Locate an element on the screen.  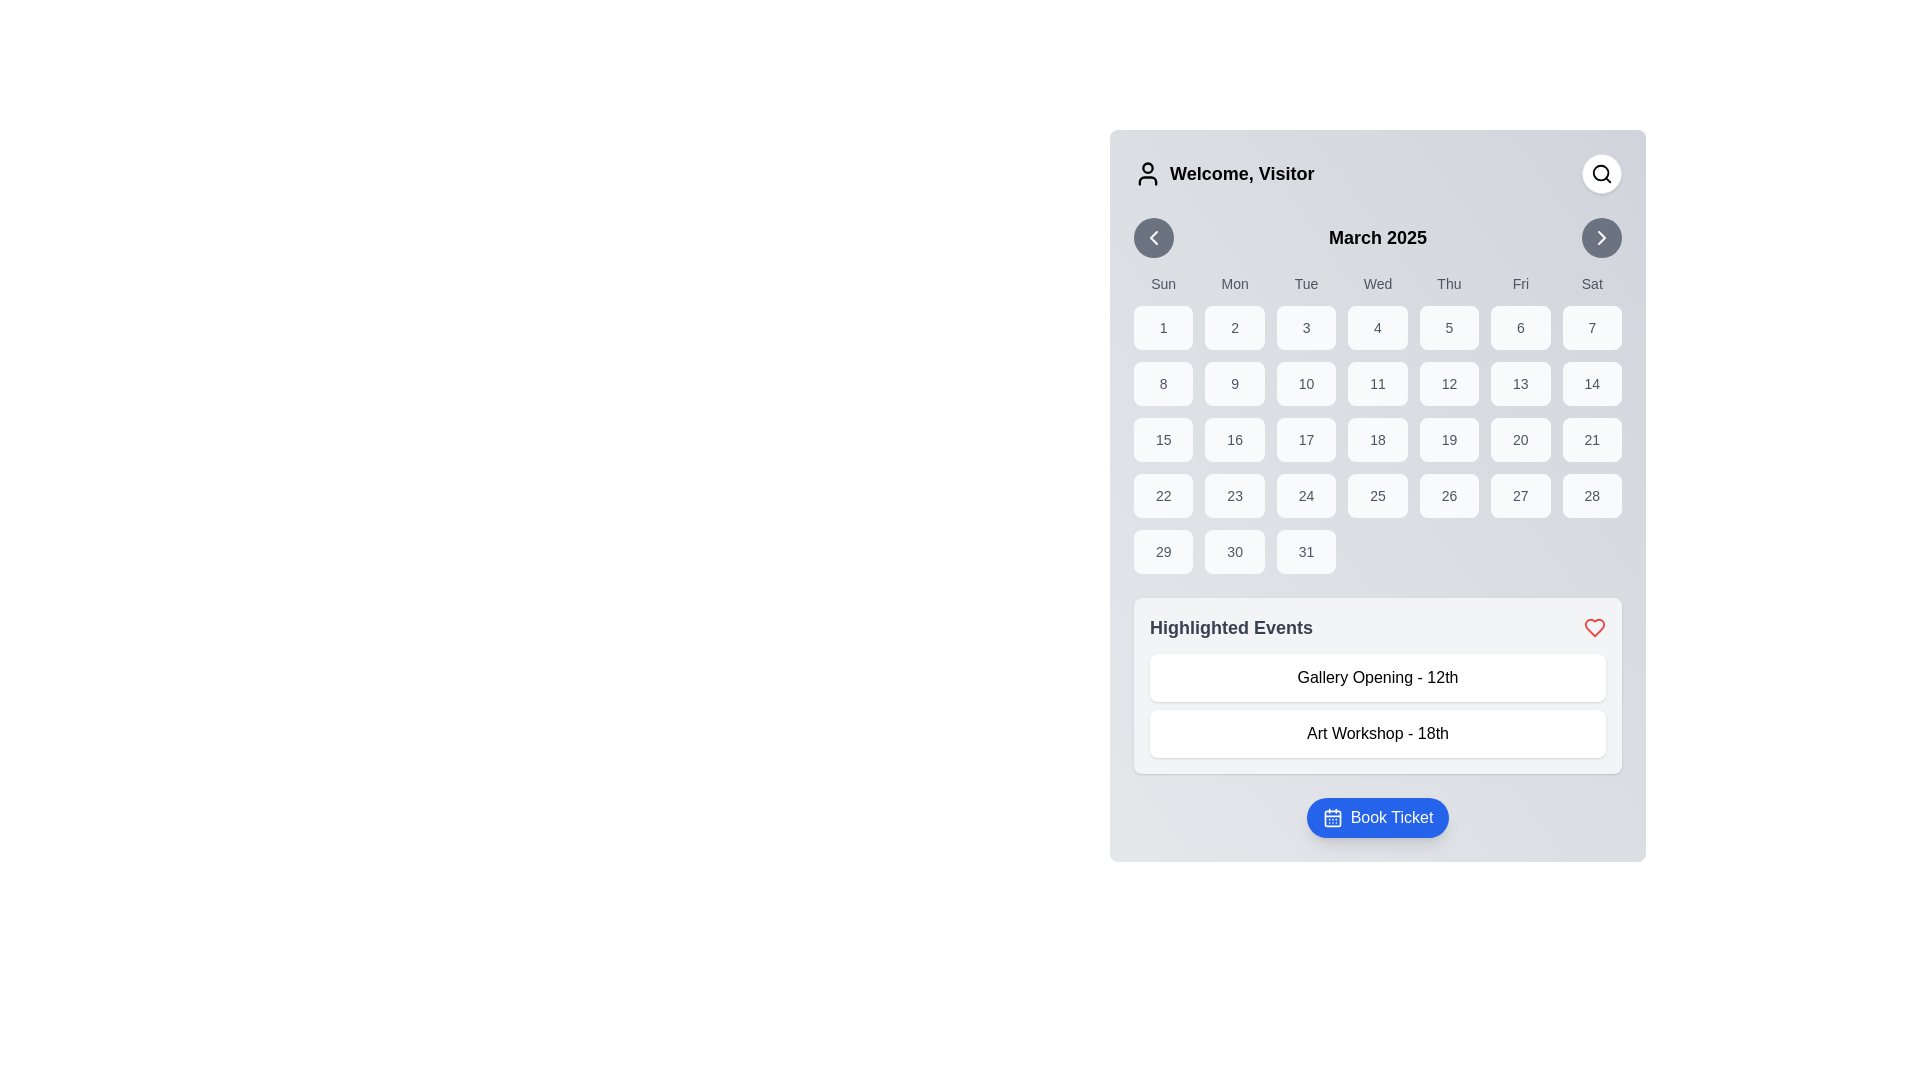
the left-pointing chevron icon styled in white, located inside a circular gray button is located at coordinates (1153, 237).